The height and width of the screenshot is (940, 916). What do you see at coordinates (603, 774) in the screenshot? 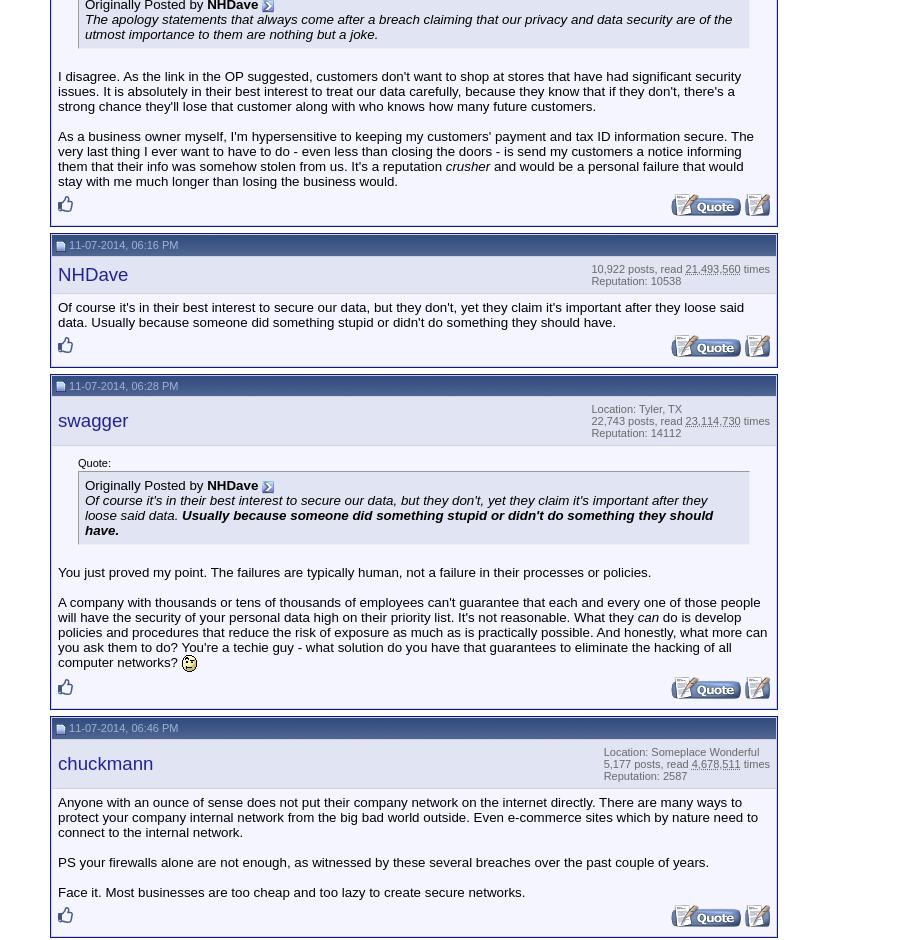
I see `'Reputation: 2587'` at bounding box center [603, 774].